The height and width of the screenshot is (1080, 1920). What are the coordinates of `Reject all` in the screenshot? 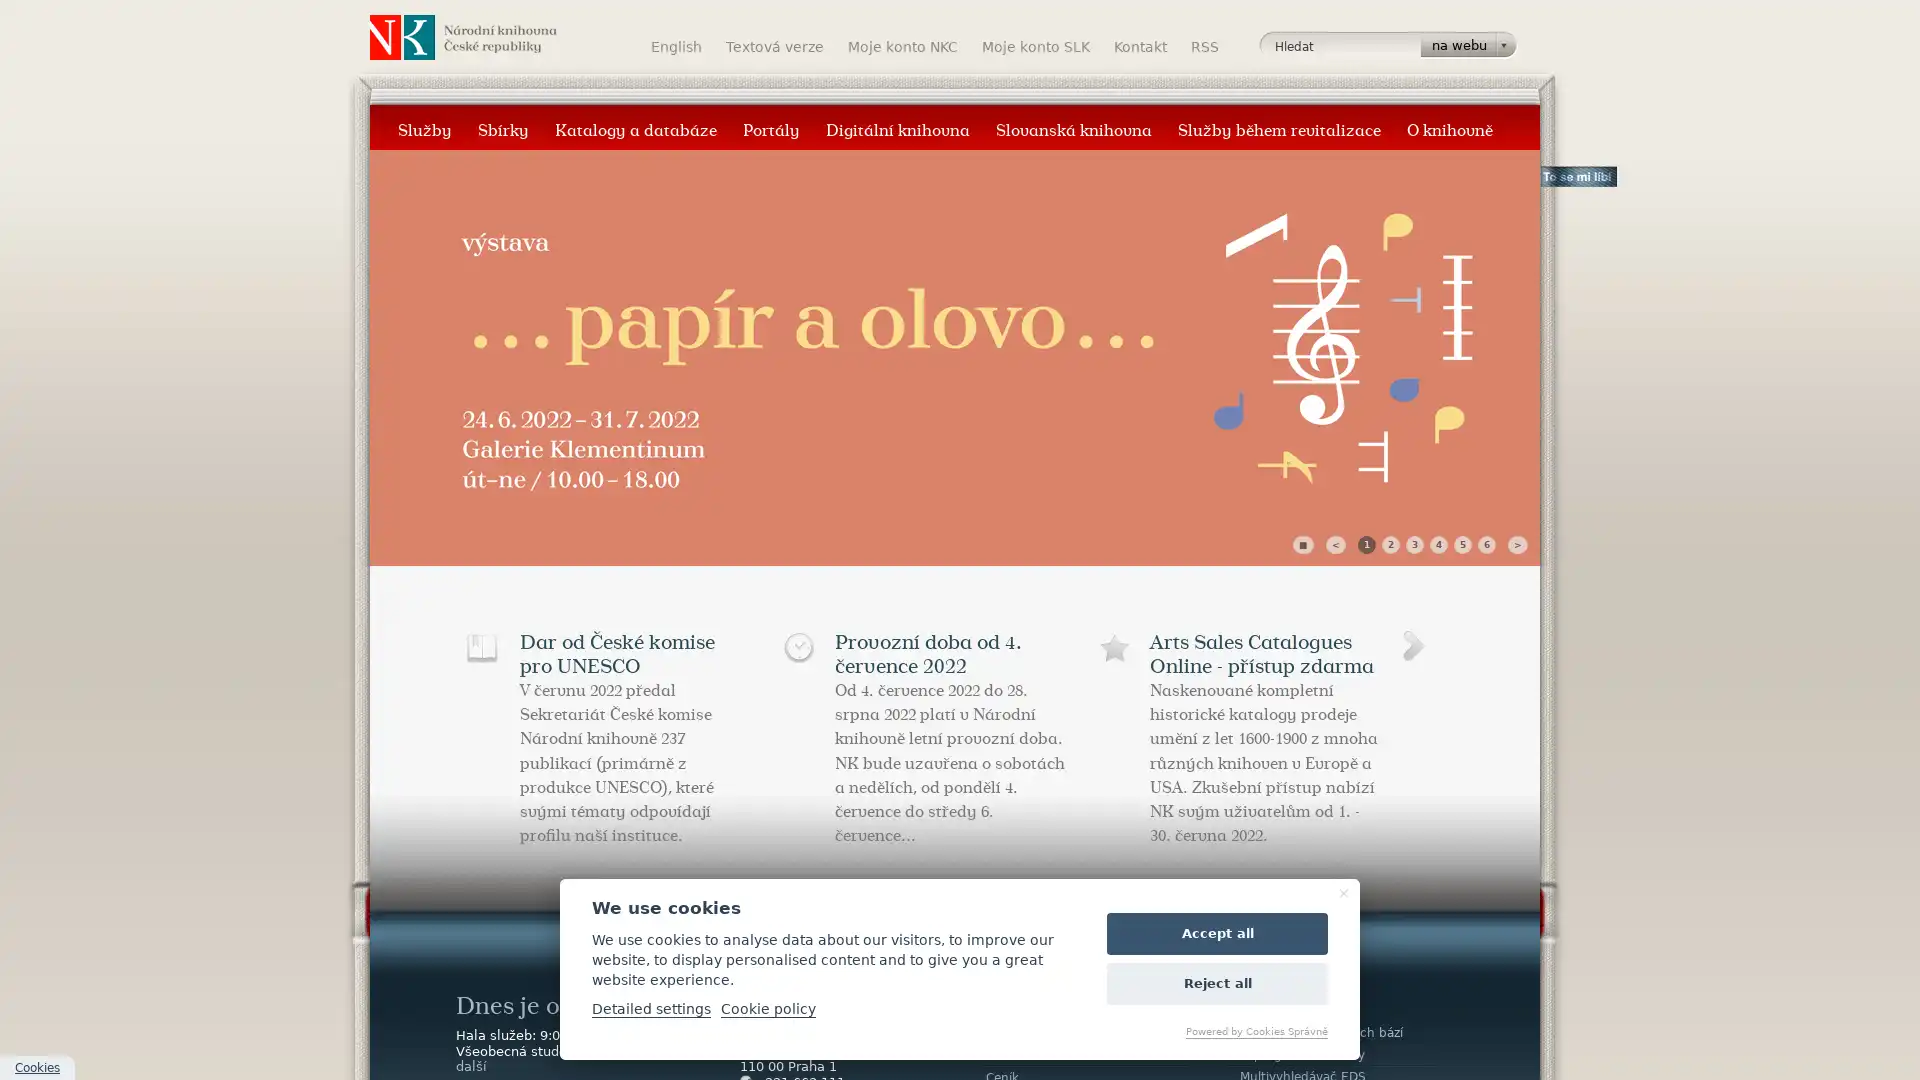 It's located at (1216, 982).